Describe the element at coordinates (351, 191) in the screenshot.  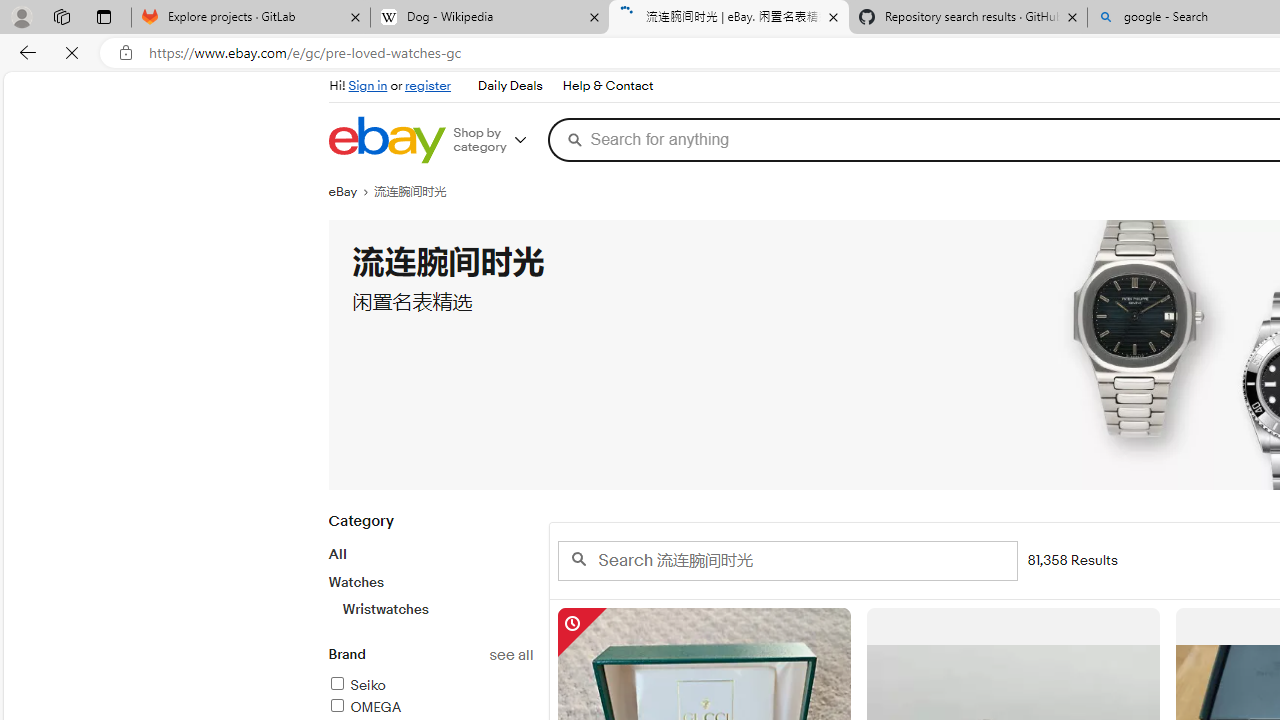
I see `'eBay'` at that location.